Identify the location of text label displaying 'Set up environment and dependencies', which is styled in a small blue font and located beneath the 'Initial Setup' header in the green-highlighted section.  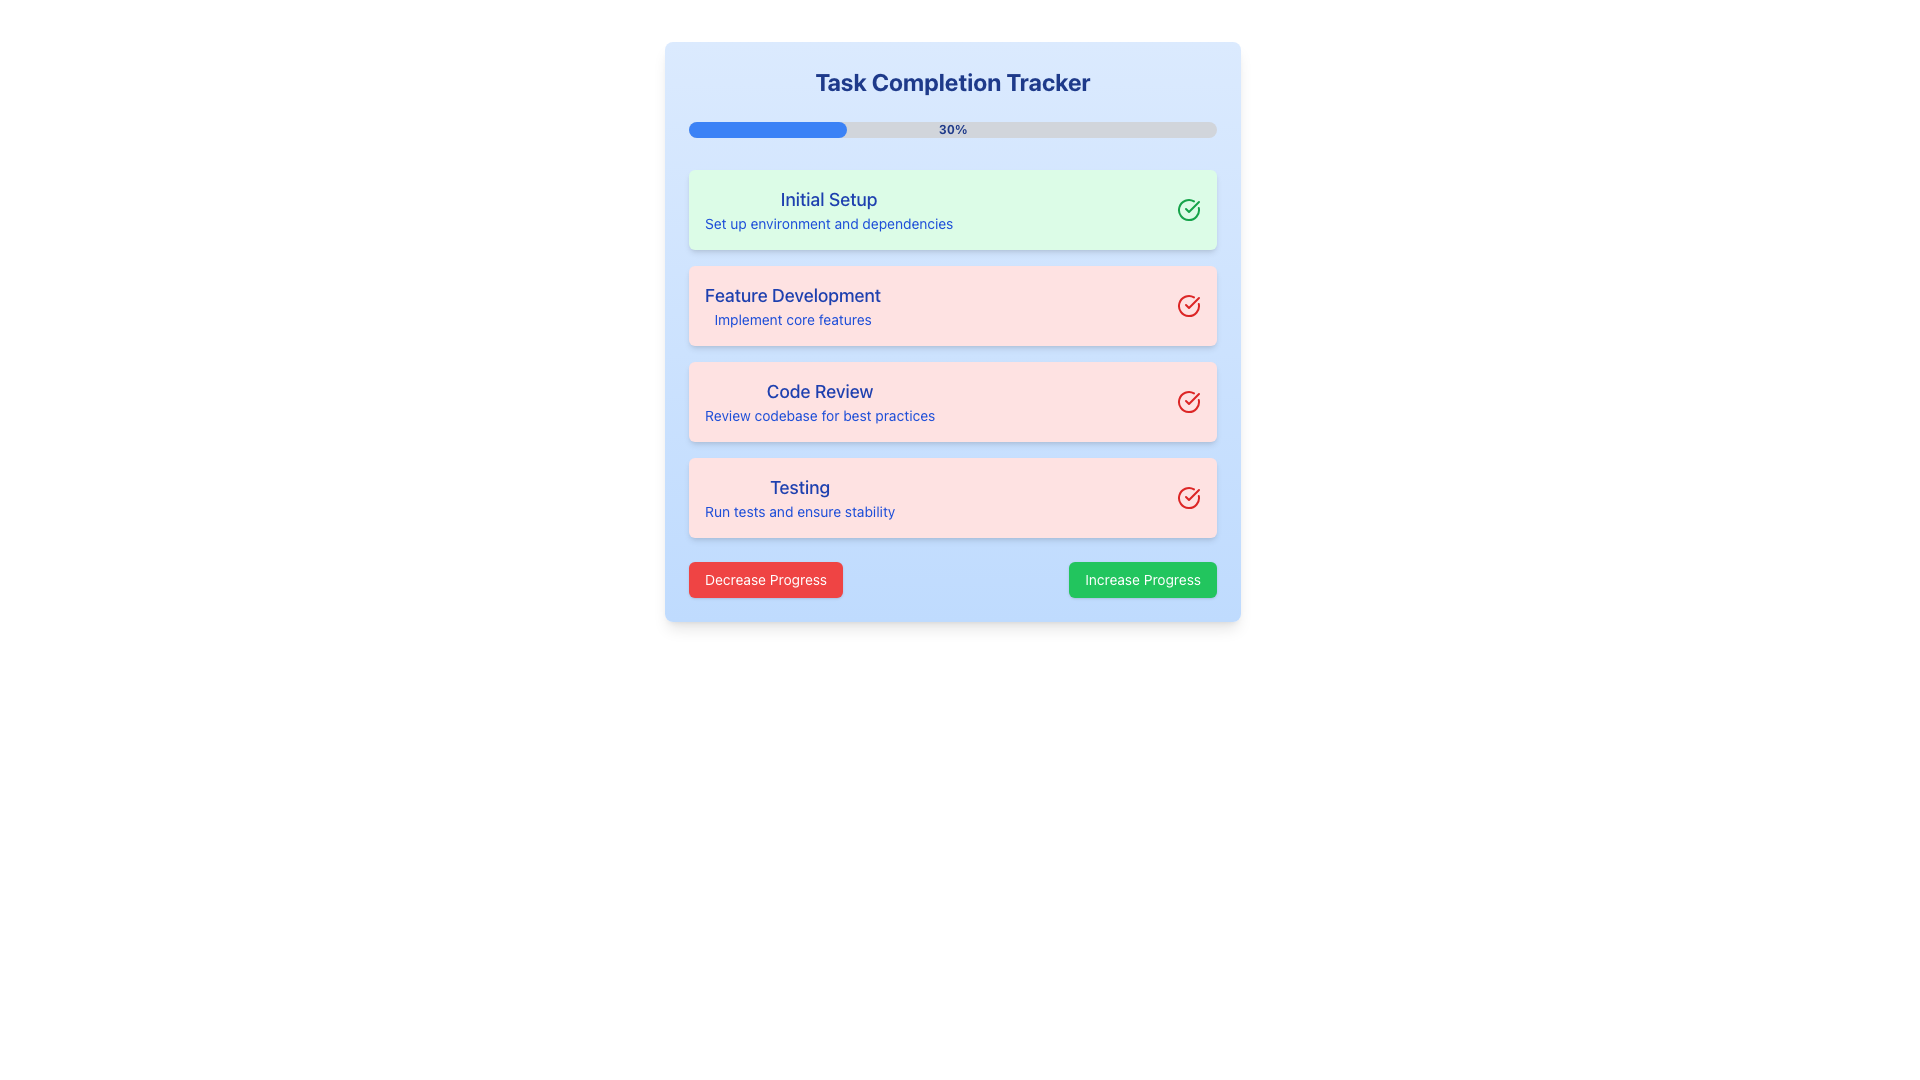
(829, 223).